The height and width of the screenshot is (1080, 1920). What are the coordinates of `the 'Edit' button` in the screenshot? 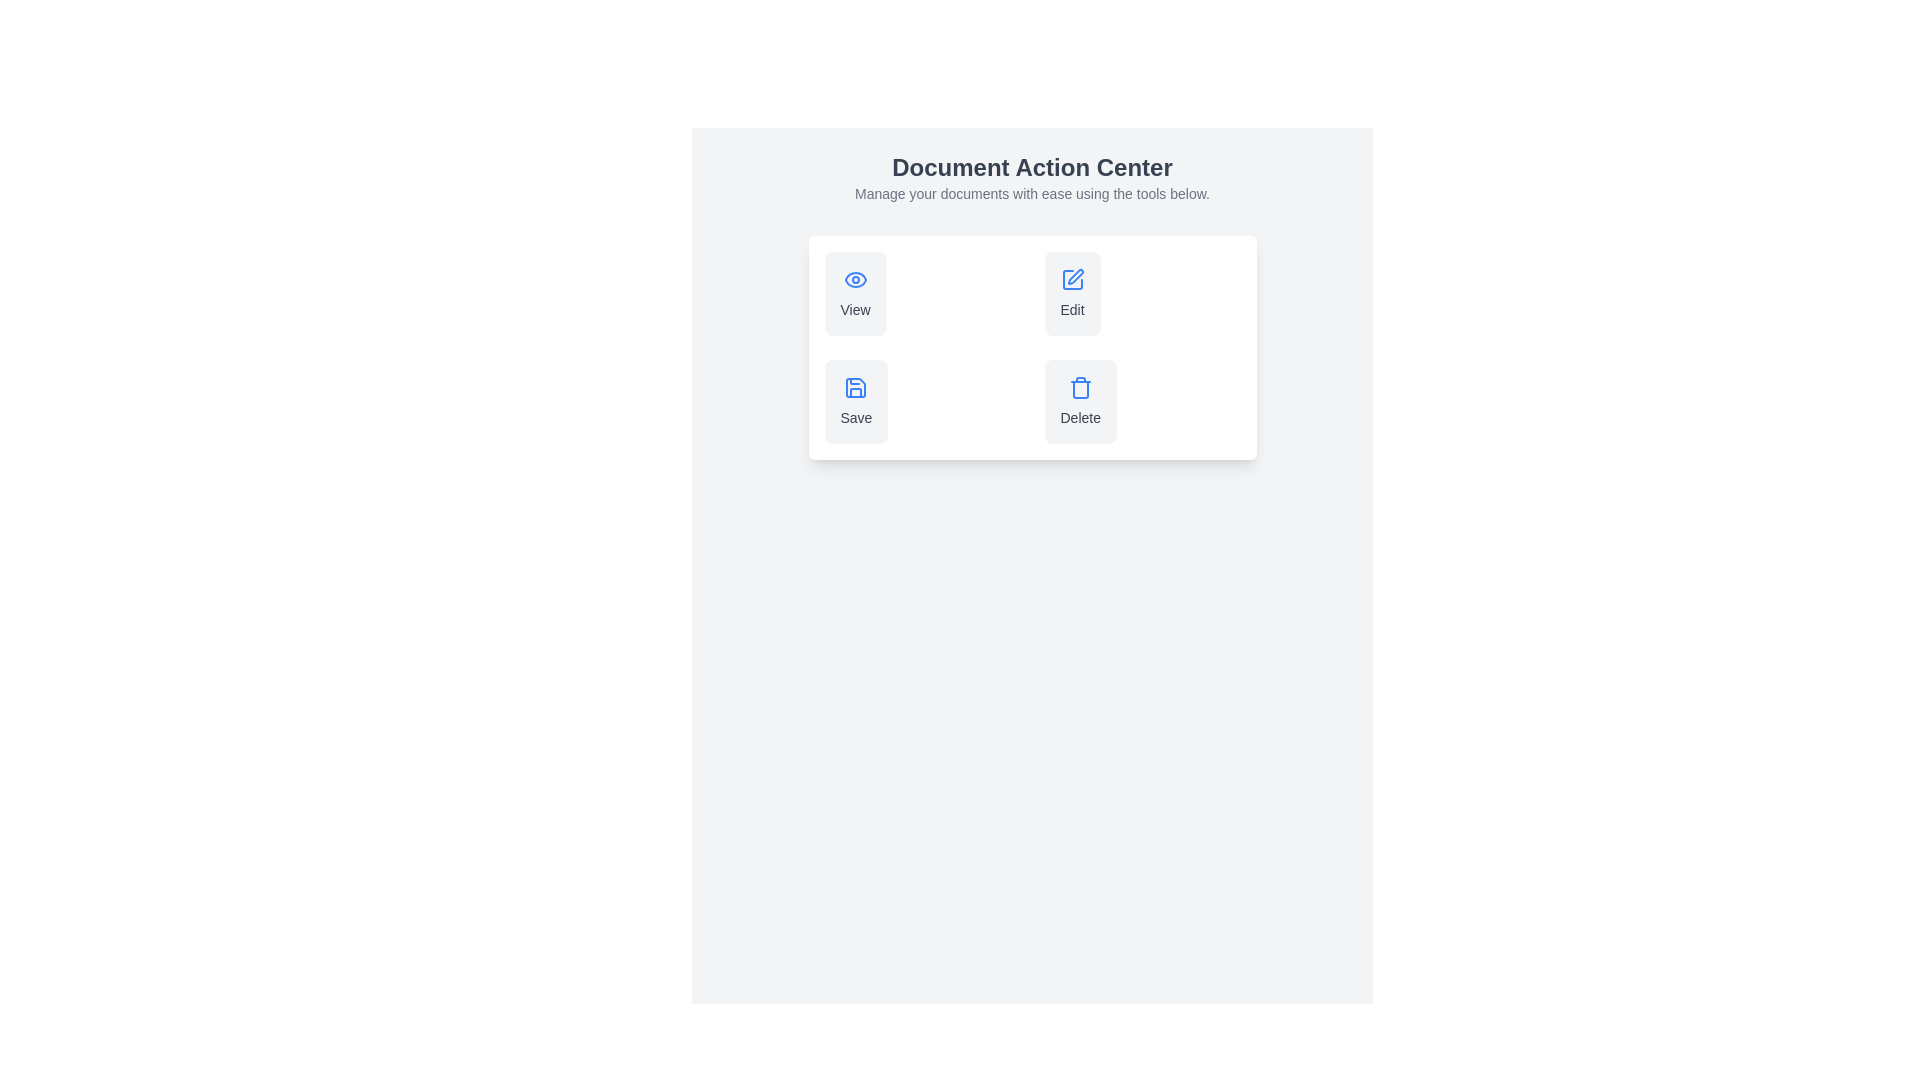 It's located at (1071, 293).